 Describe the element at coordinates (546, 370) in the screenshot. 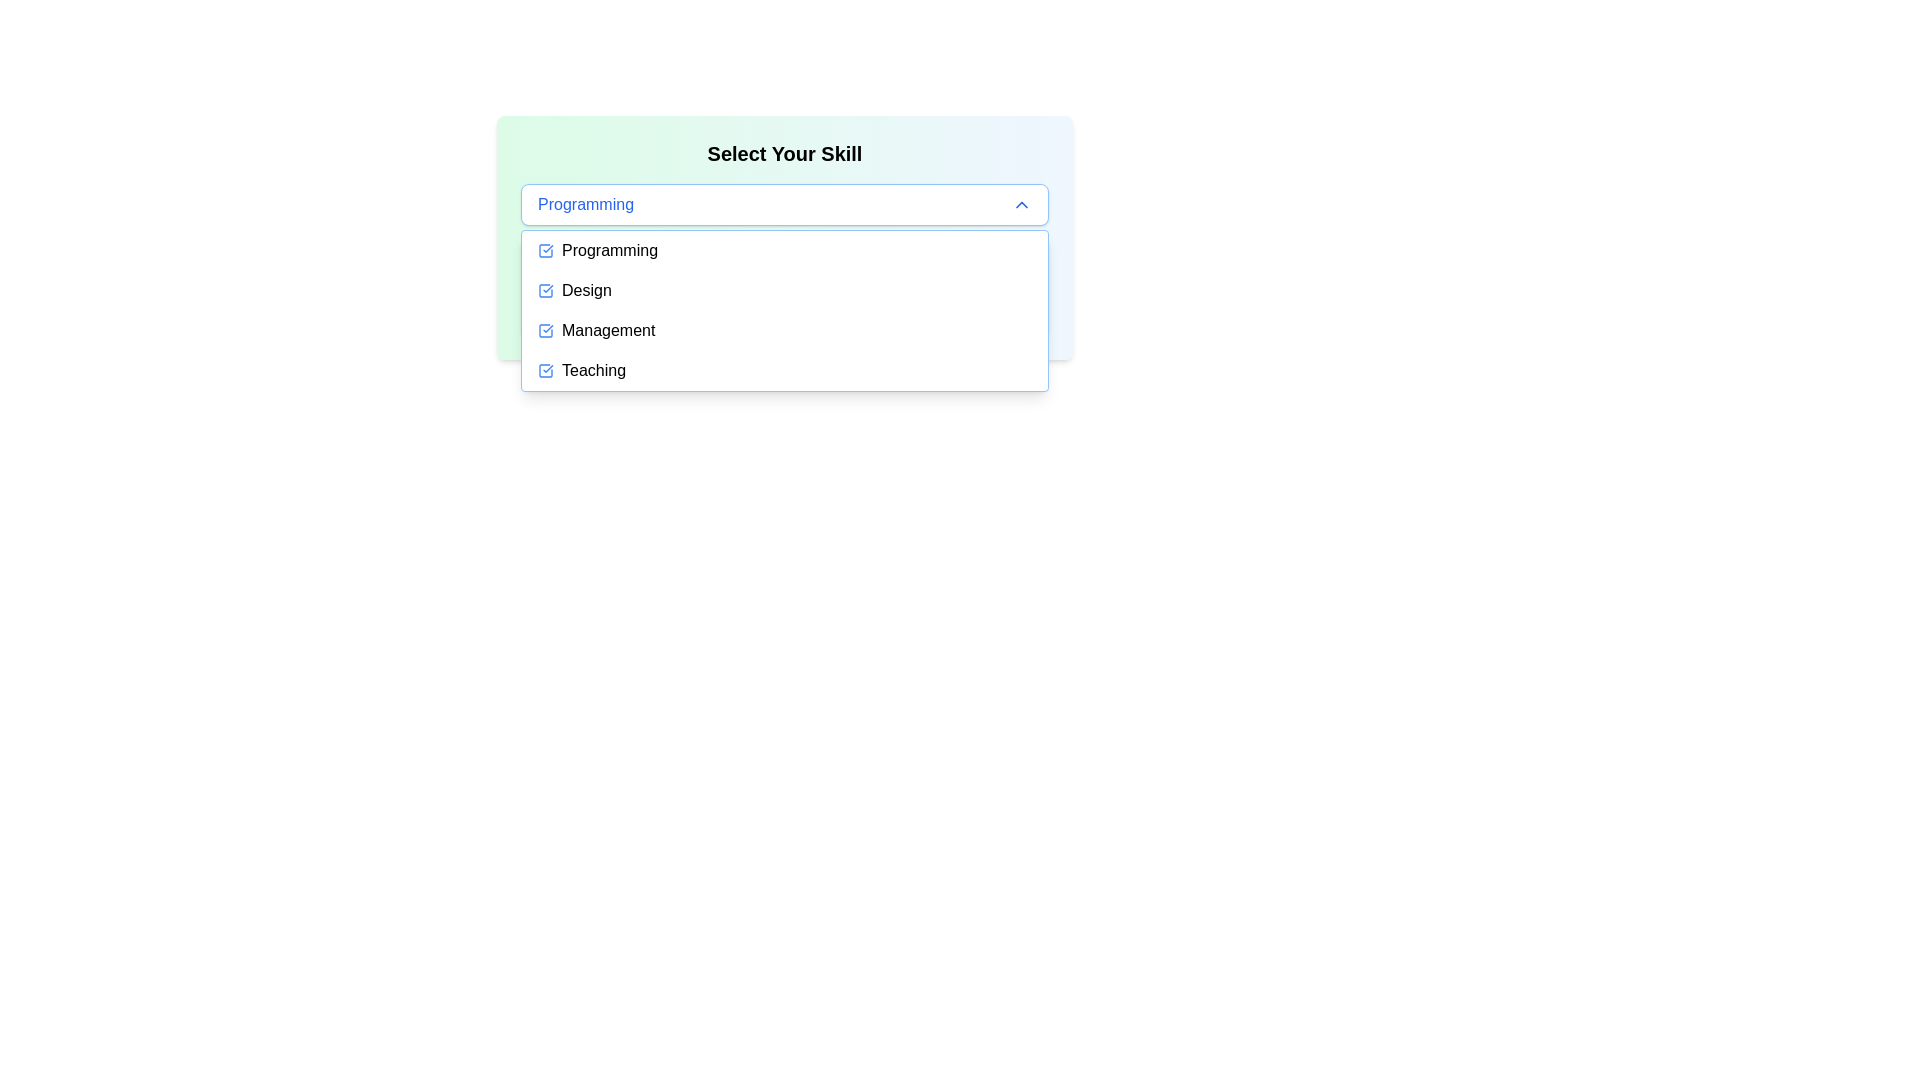

I see `the visual state of the outer border of the checkbox-style icon associated with the 'Teaching' option in the dropdown menu, which is located in the bottom entry of the list under 'Select Your Skill'` at that location.